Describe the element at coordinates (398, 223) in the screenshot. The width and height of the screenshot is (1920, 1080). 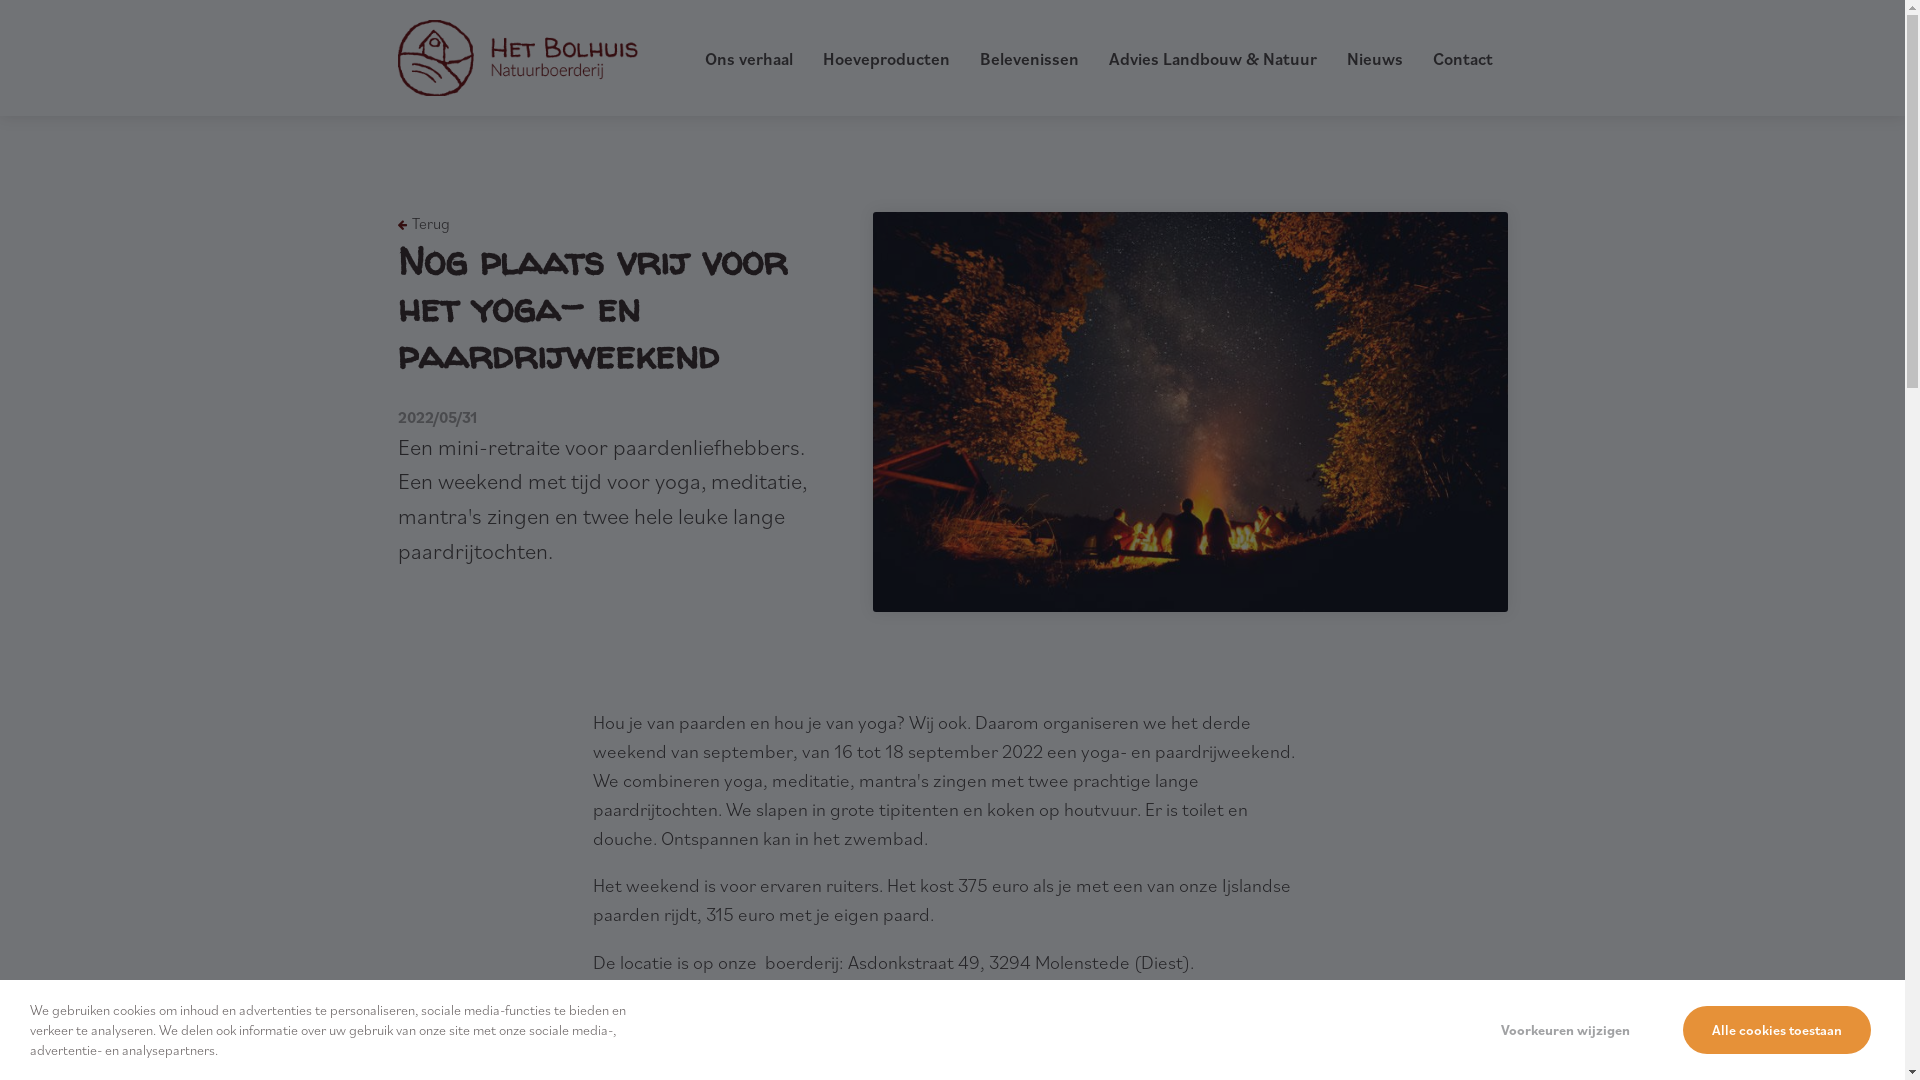
I see `'Terug'` at that location.